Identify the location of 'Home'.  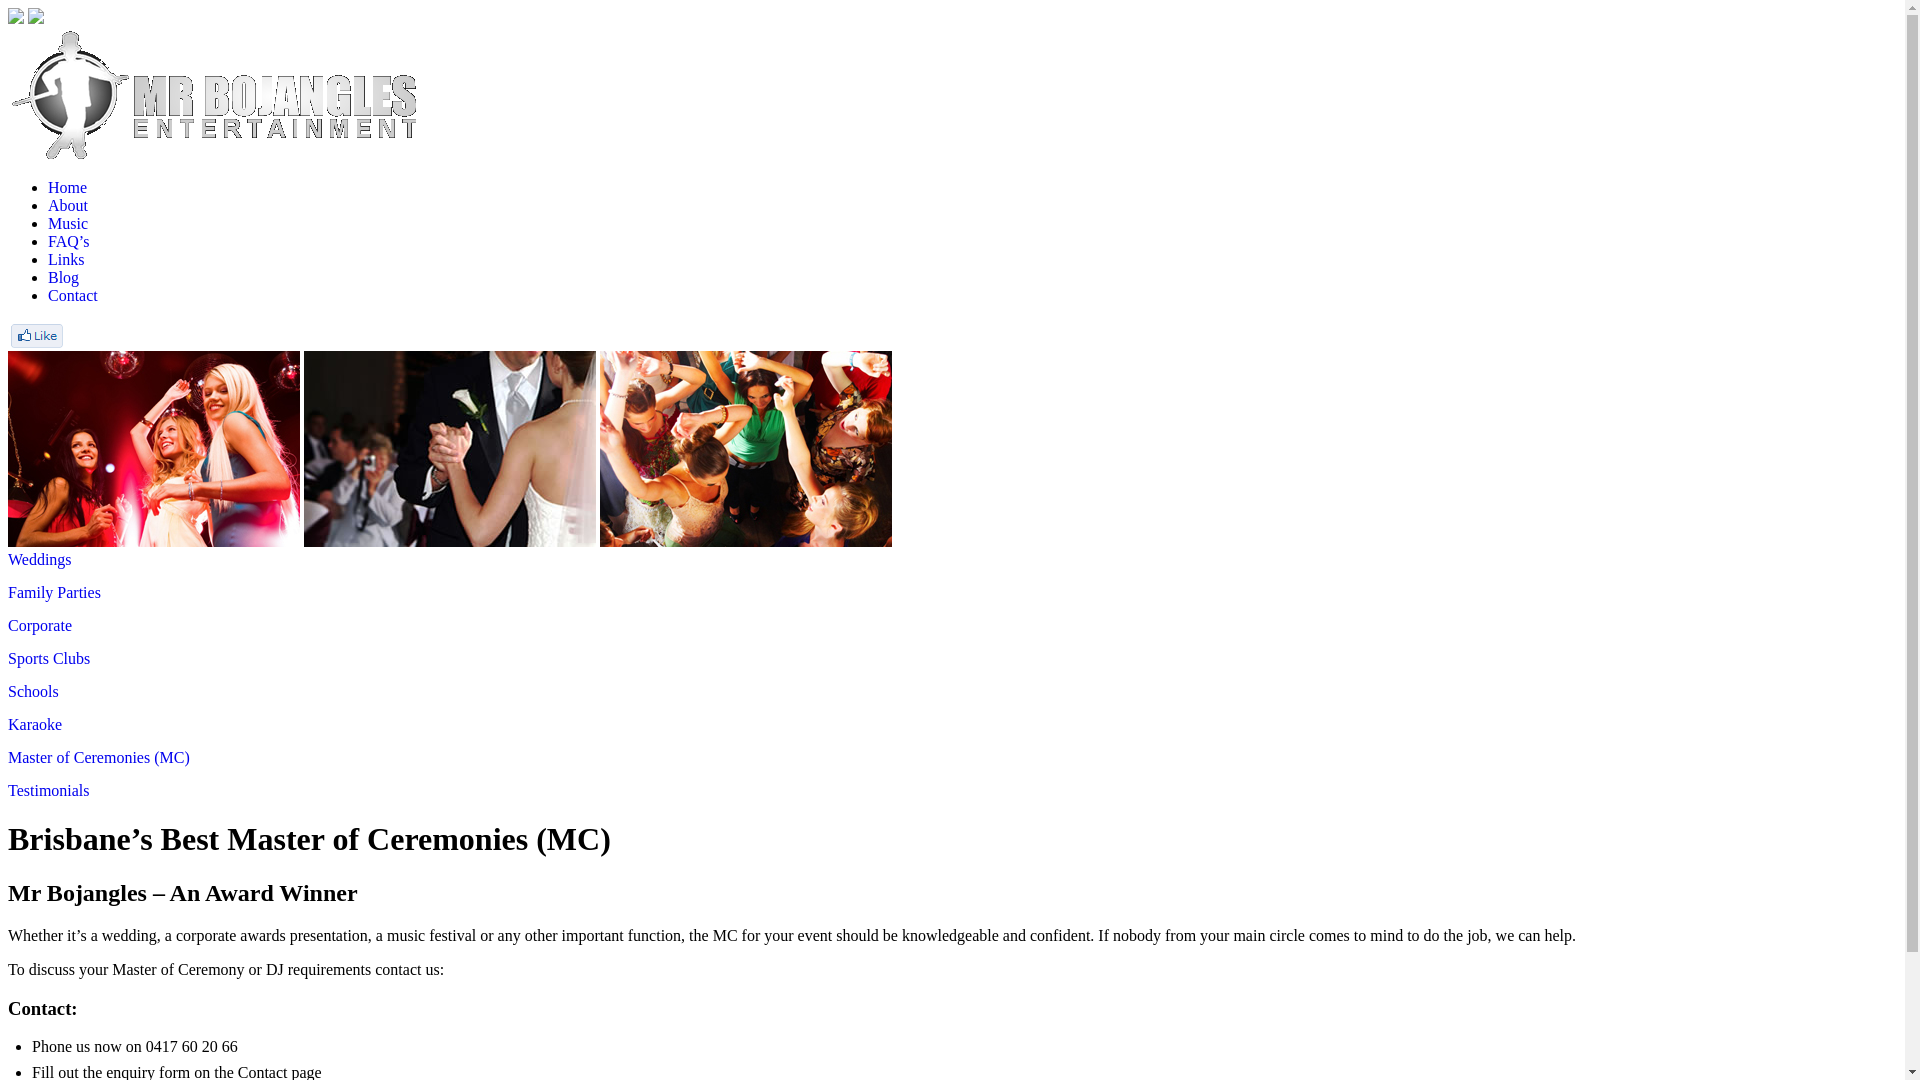
(48, 187).